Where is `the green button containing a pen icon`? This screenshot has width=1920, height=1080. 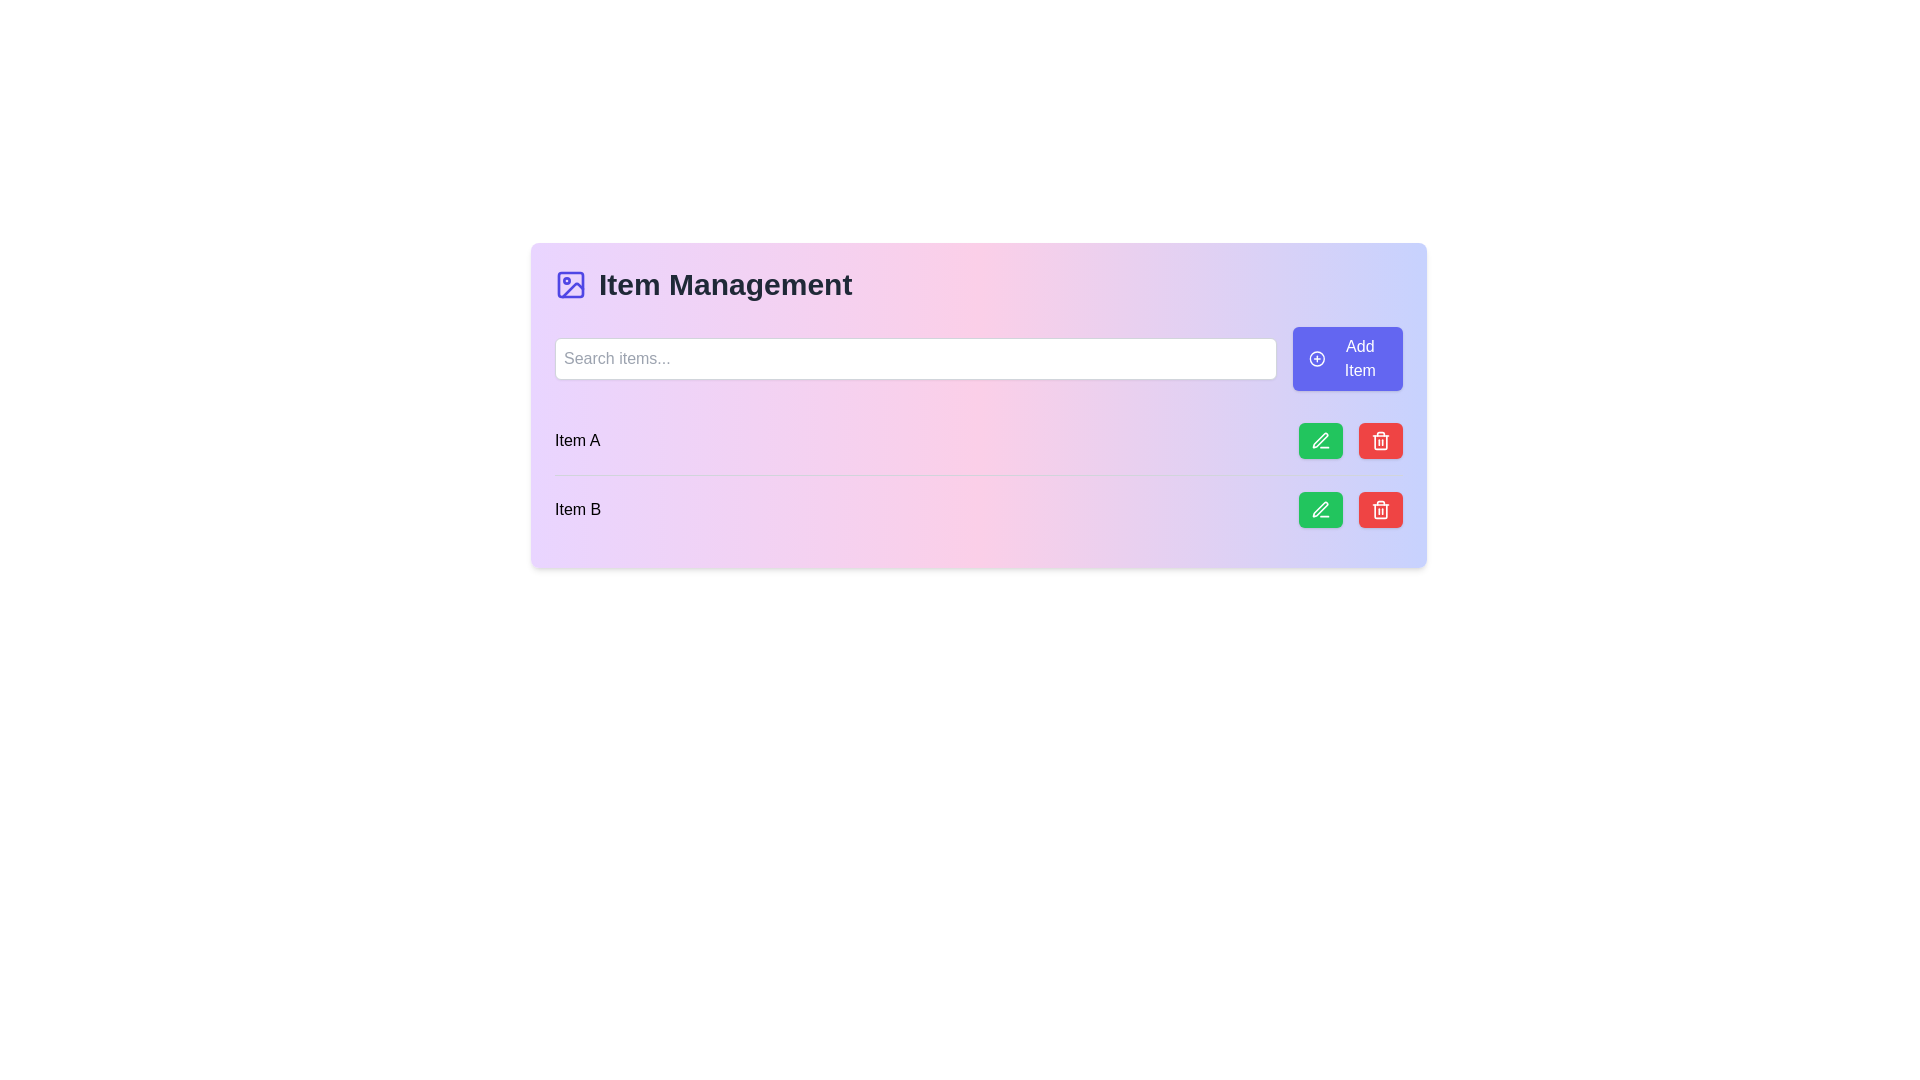
the green button containing a pen icon is located at coordinates (1320, 508).